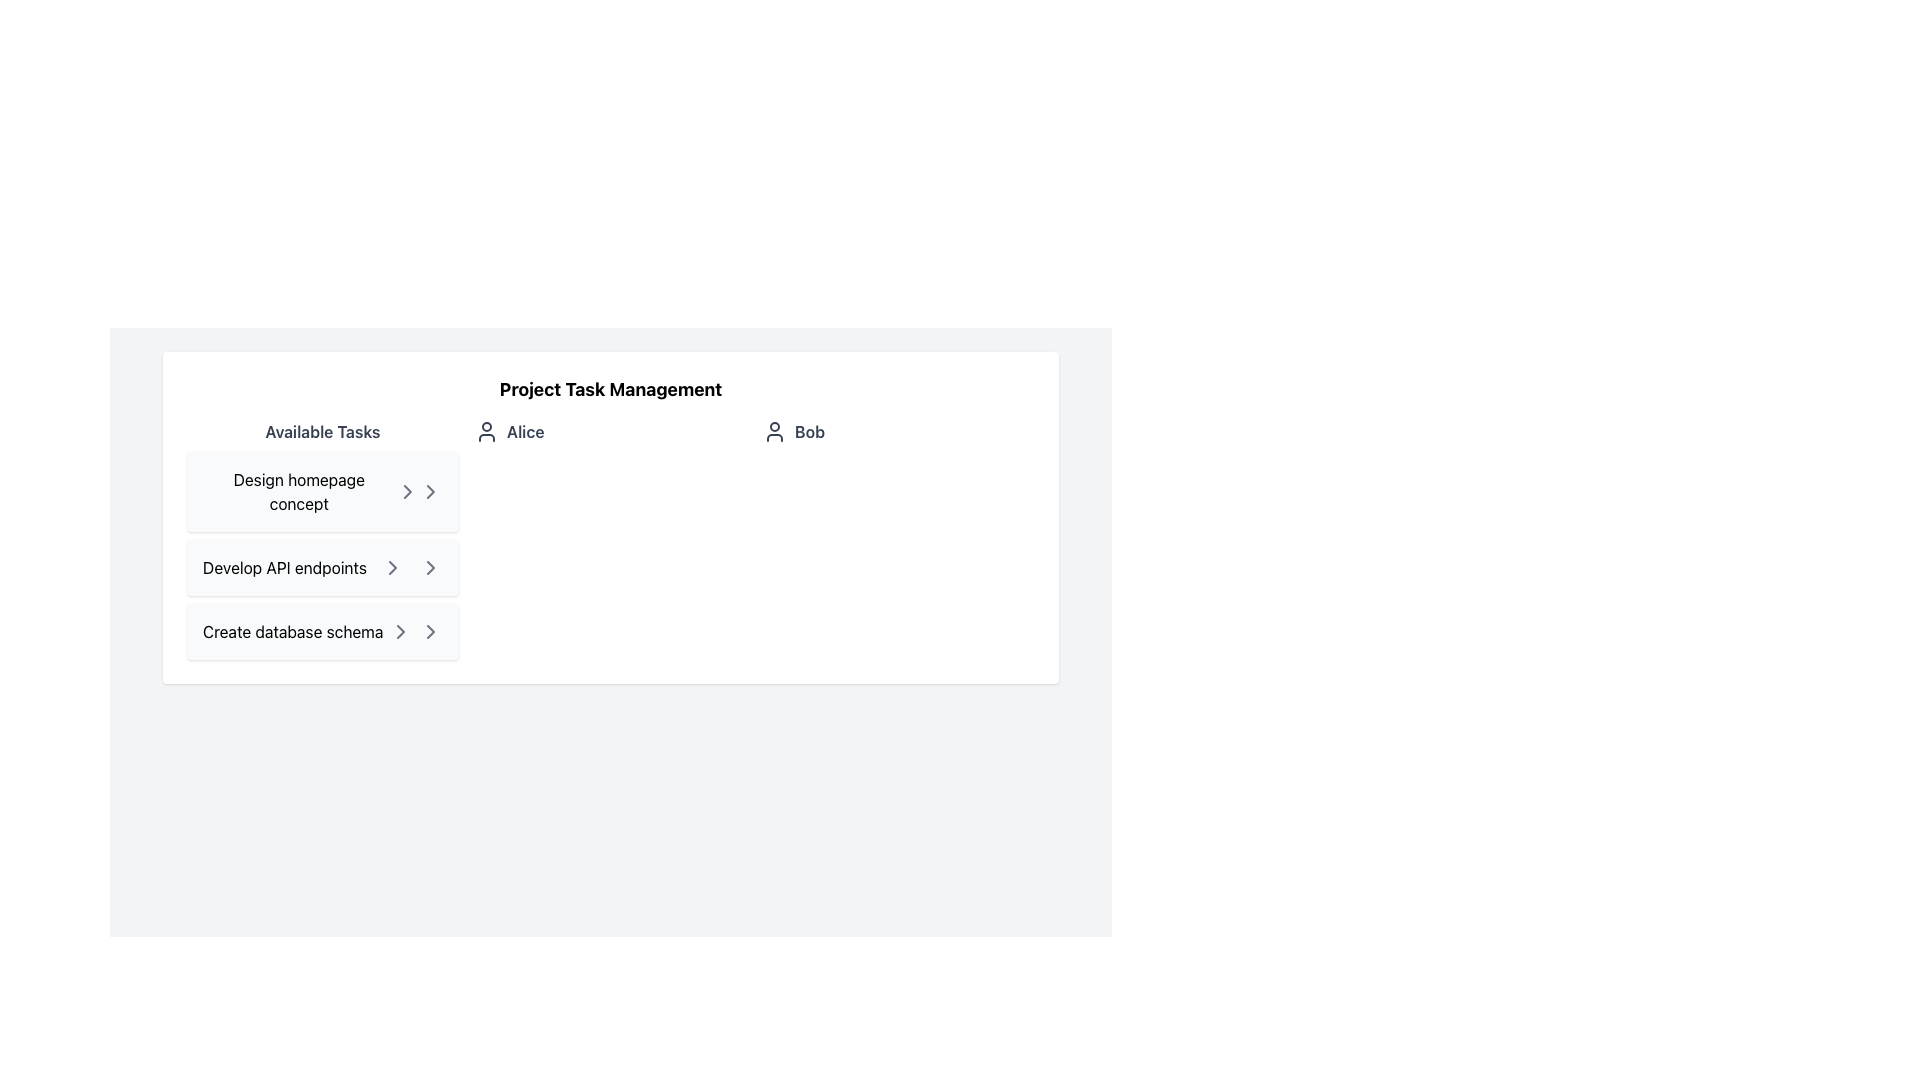 This screenshot has width=1920, height=1080. What do you see at coordinates (292, 632) in the screenshot?
I see `the text-based link labeled 'Create database schema' located within the 'Available Tasks' section, positioned between 'Develop API endpoints' and a right-chevron icon` at bounding box center [292, 632].